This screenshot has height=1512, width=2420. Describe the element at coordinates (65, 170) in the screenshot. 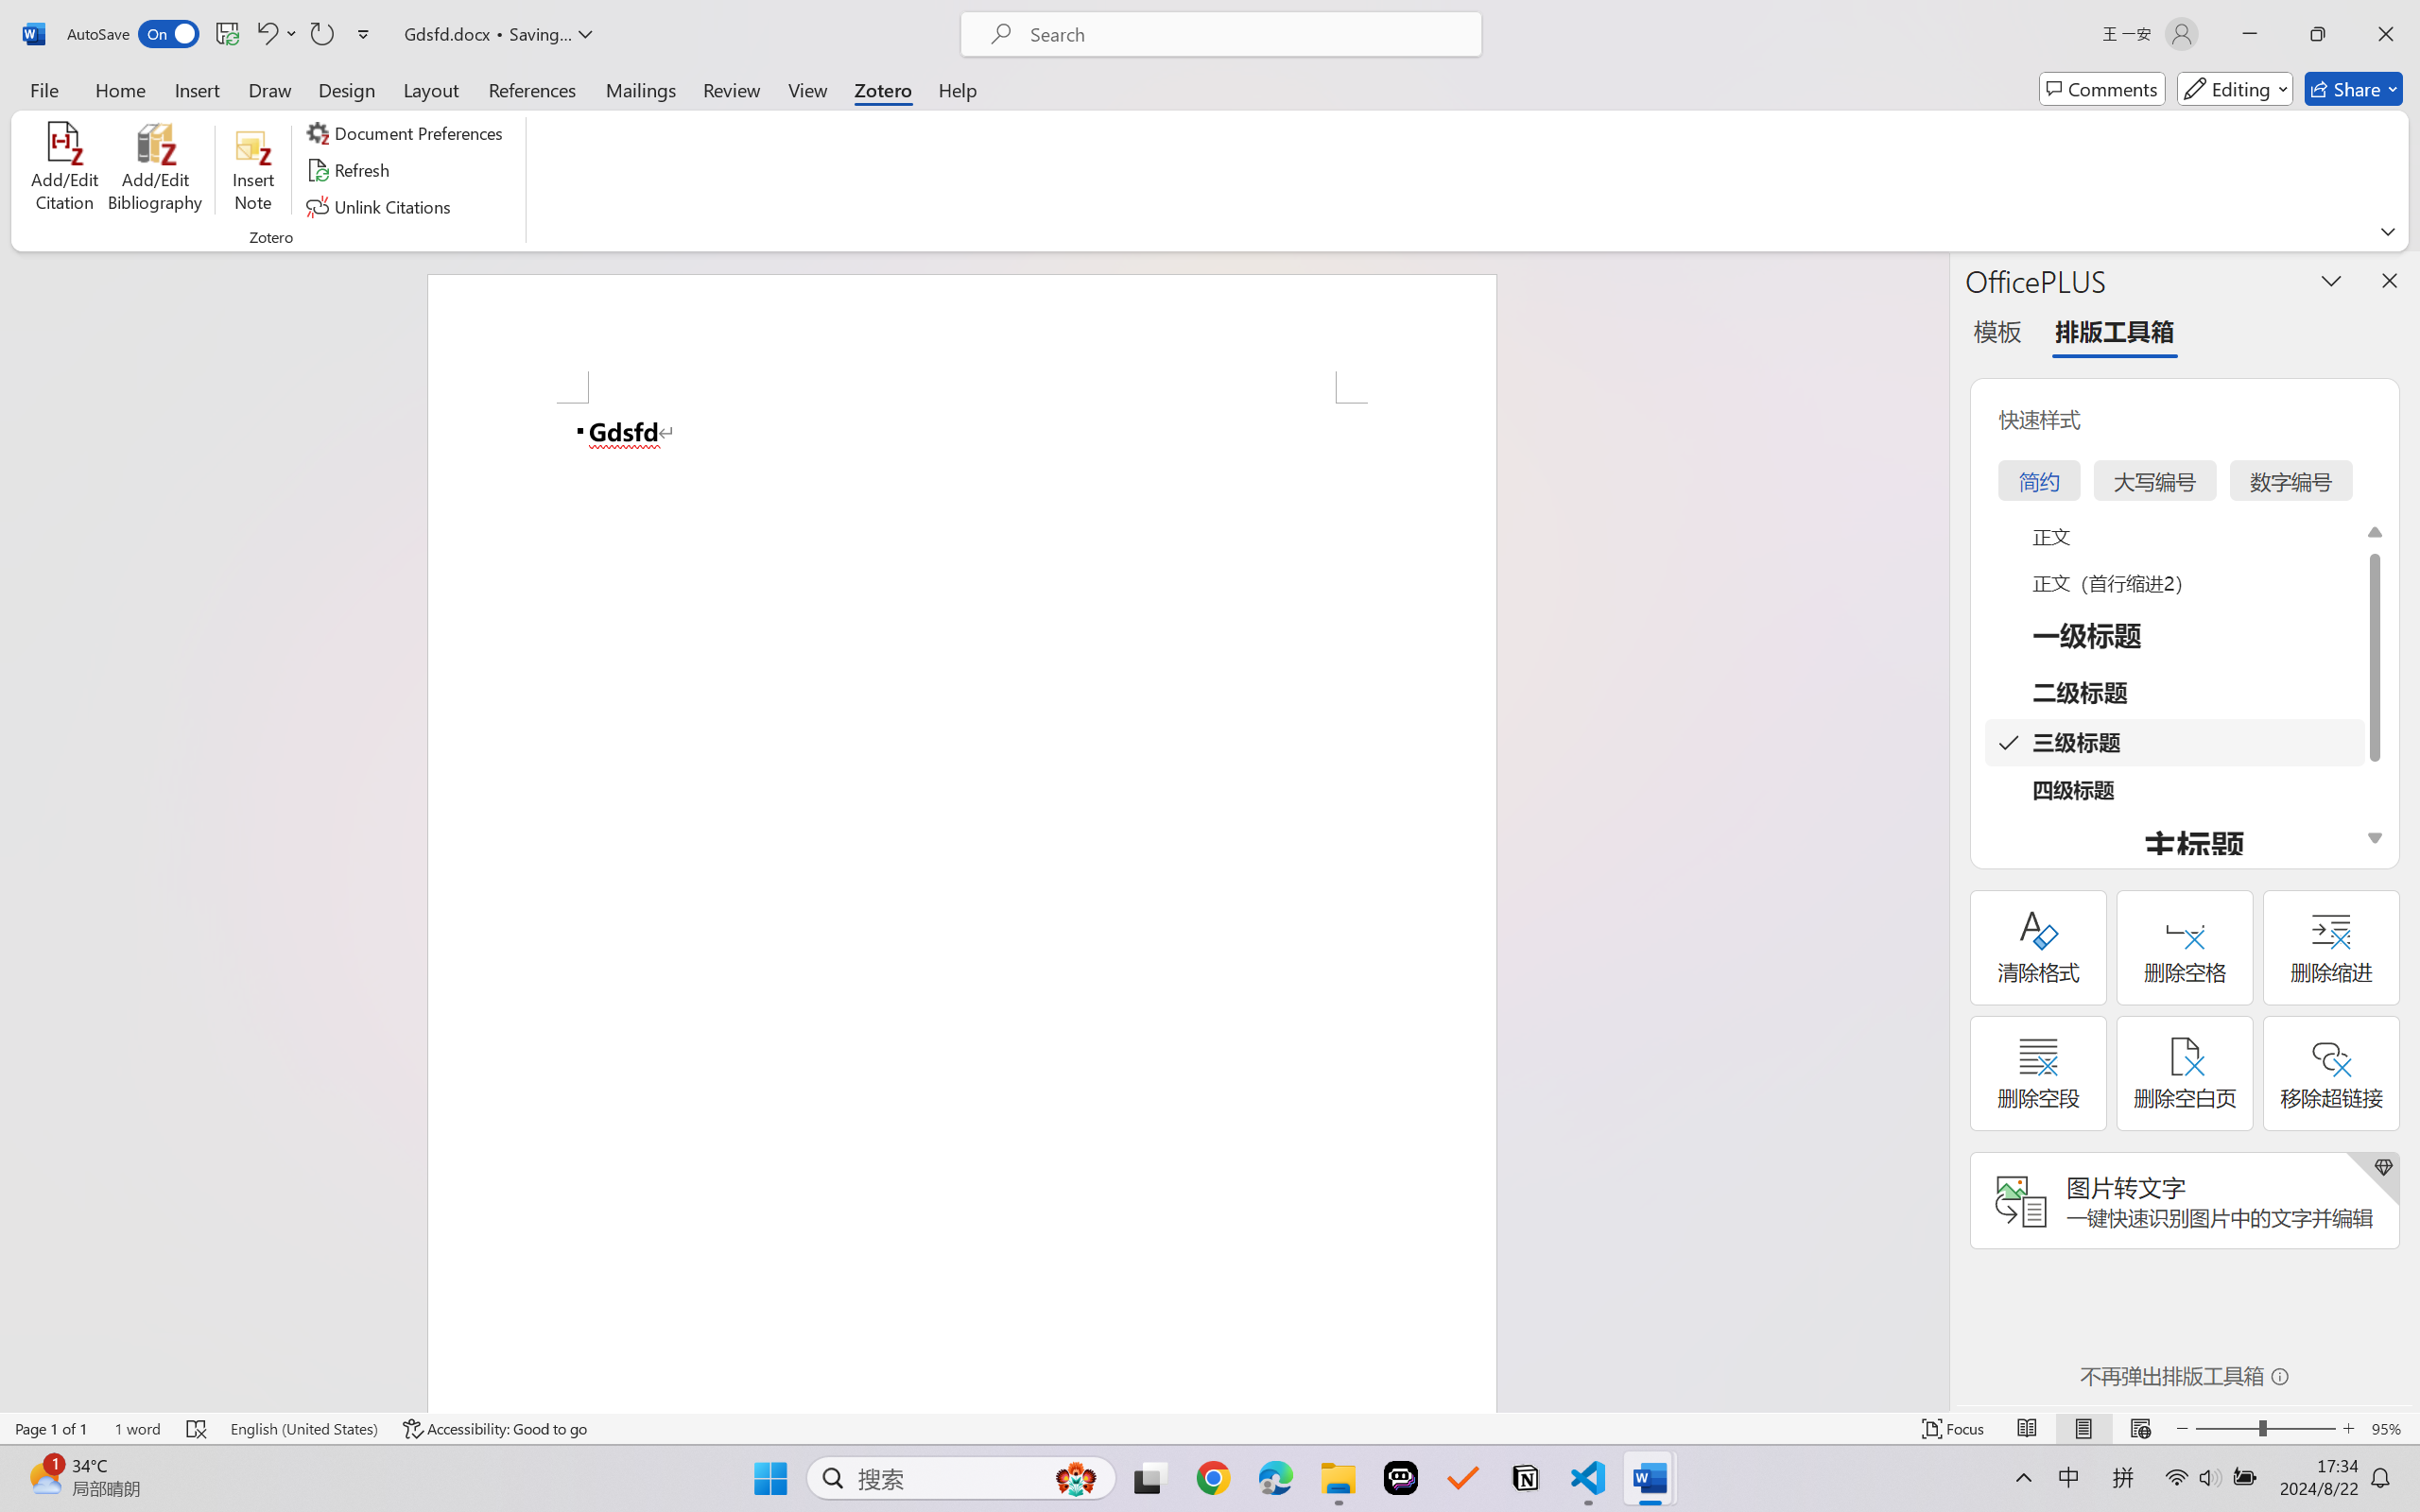

I see `'Add/Edit Citation'` at that location.